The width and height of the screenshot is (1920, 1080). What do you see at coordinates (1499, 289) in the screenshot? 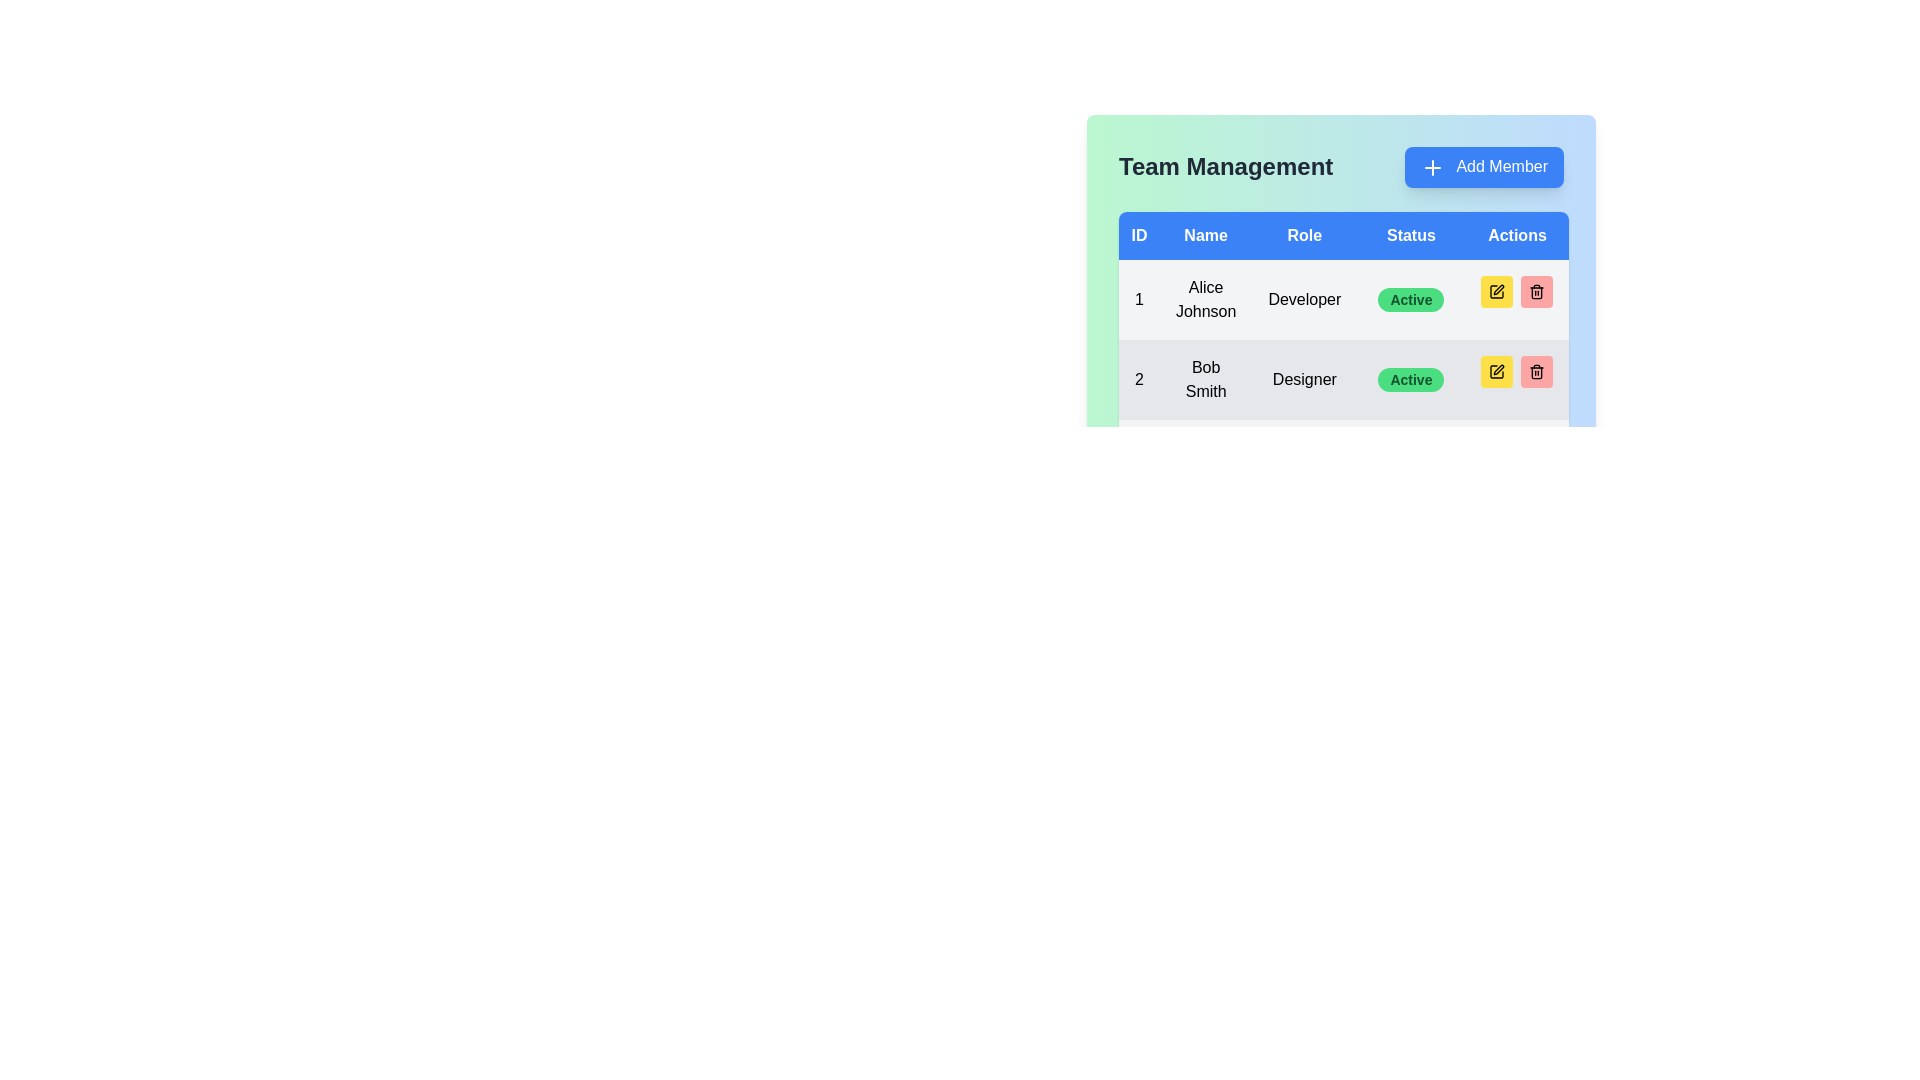
I see `the SVG pencil icon representing the edit action for the user 'Bob Smith' in the 'Actions' column` at bounding box center [1499, 289].